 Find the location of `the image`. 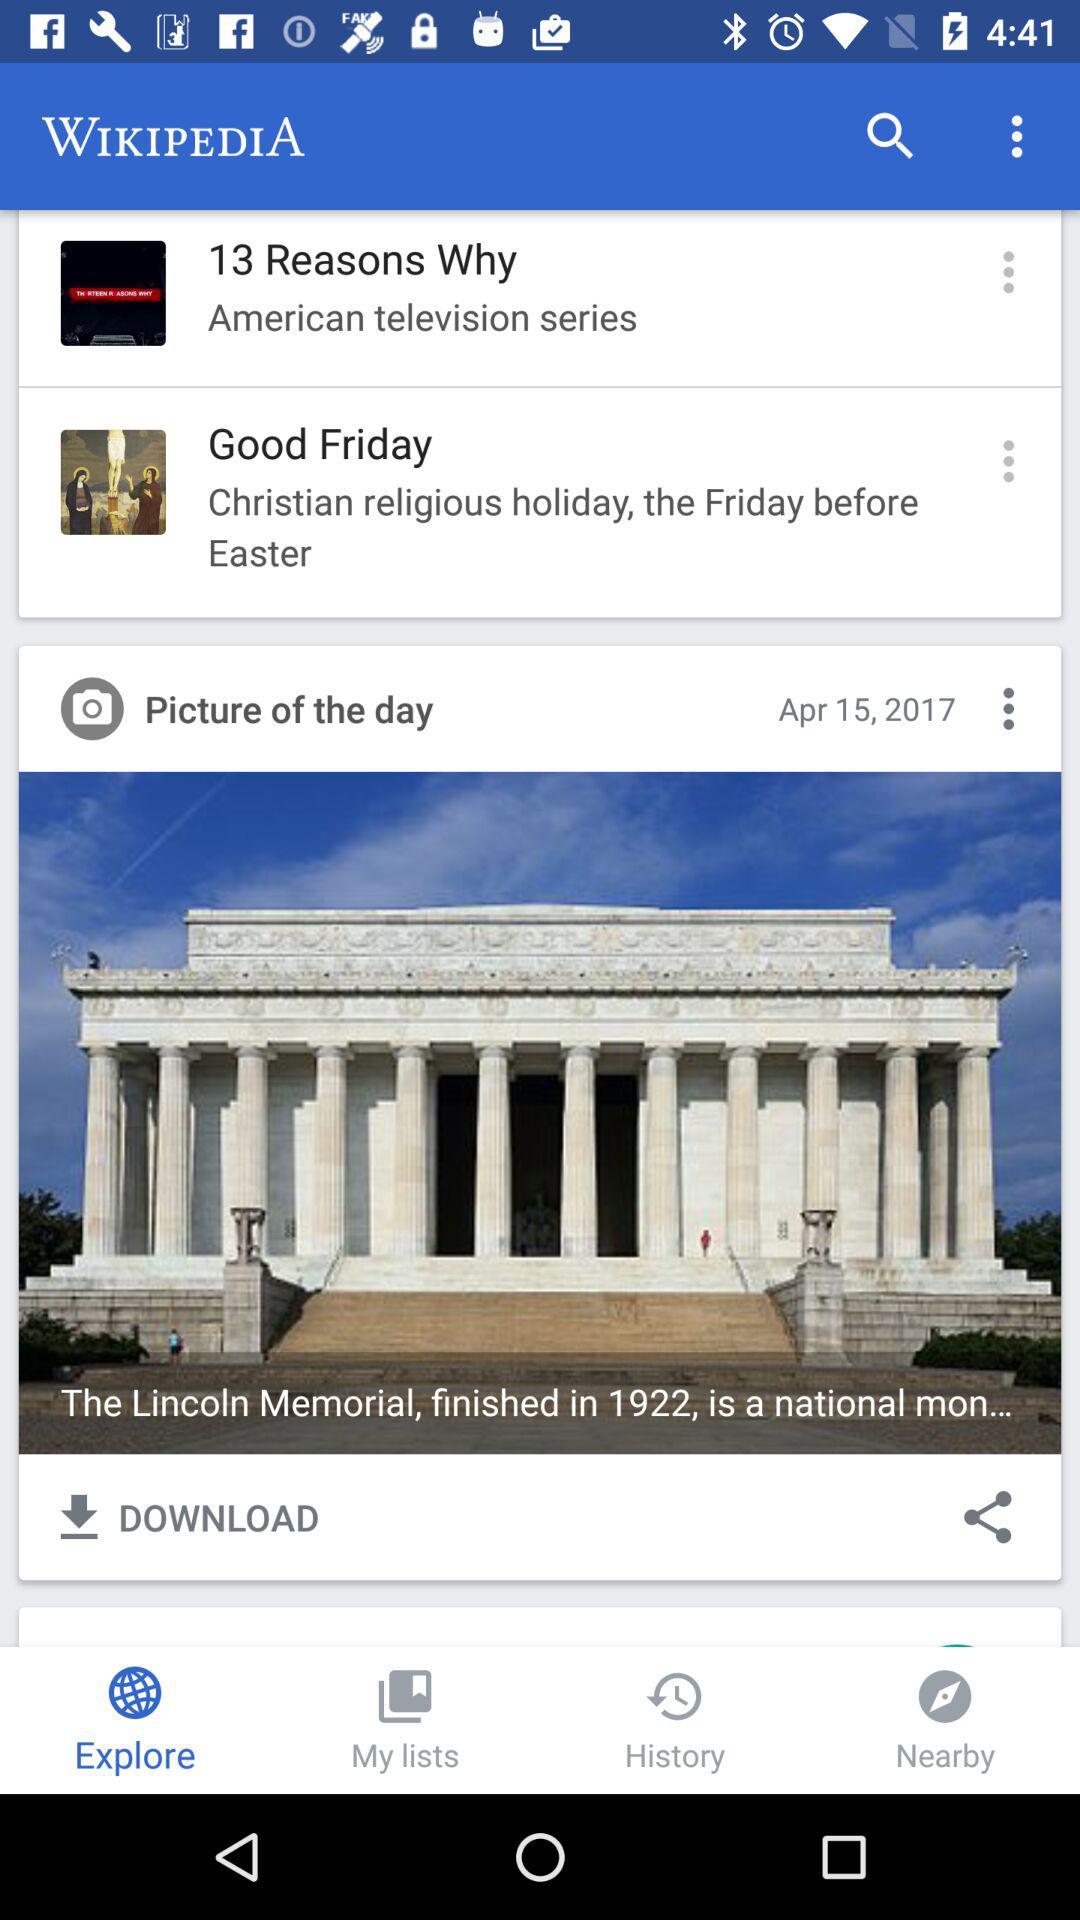

the image is located at coordinates (540, 1112).